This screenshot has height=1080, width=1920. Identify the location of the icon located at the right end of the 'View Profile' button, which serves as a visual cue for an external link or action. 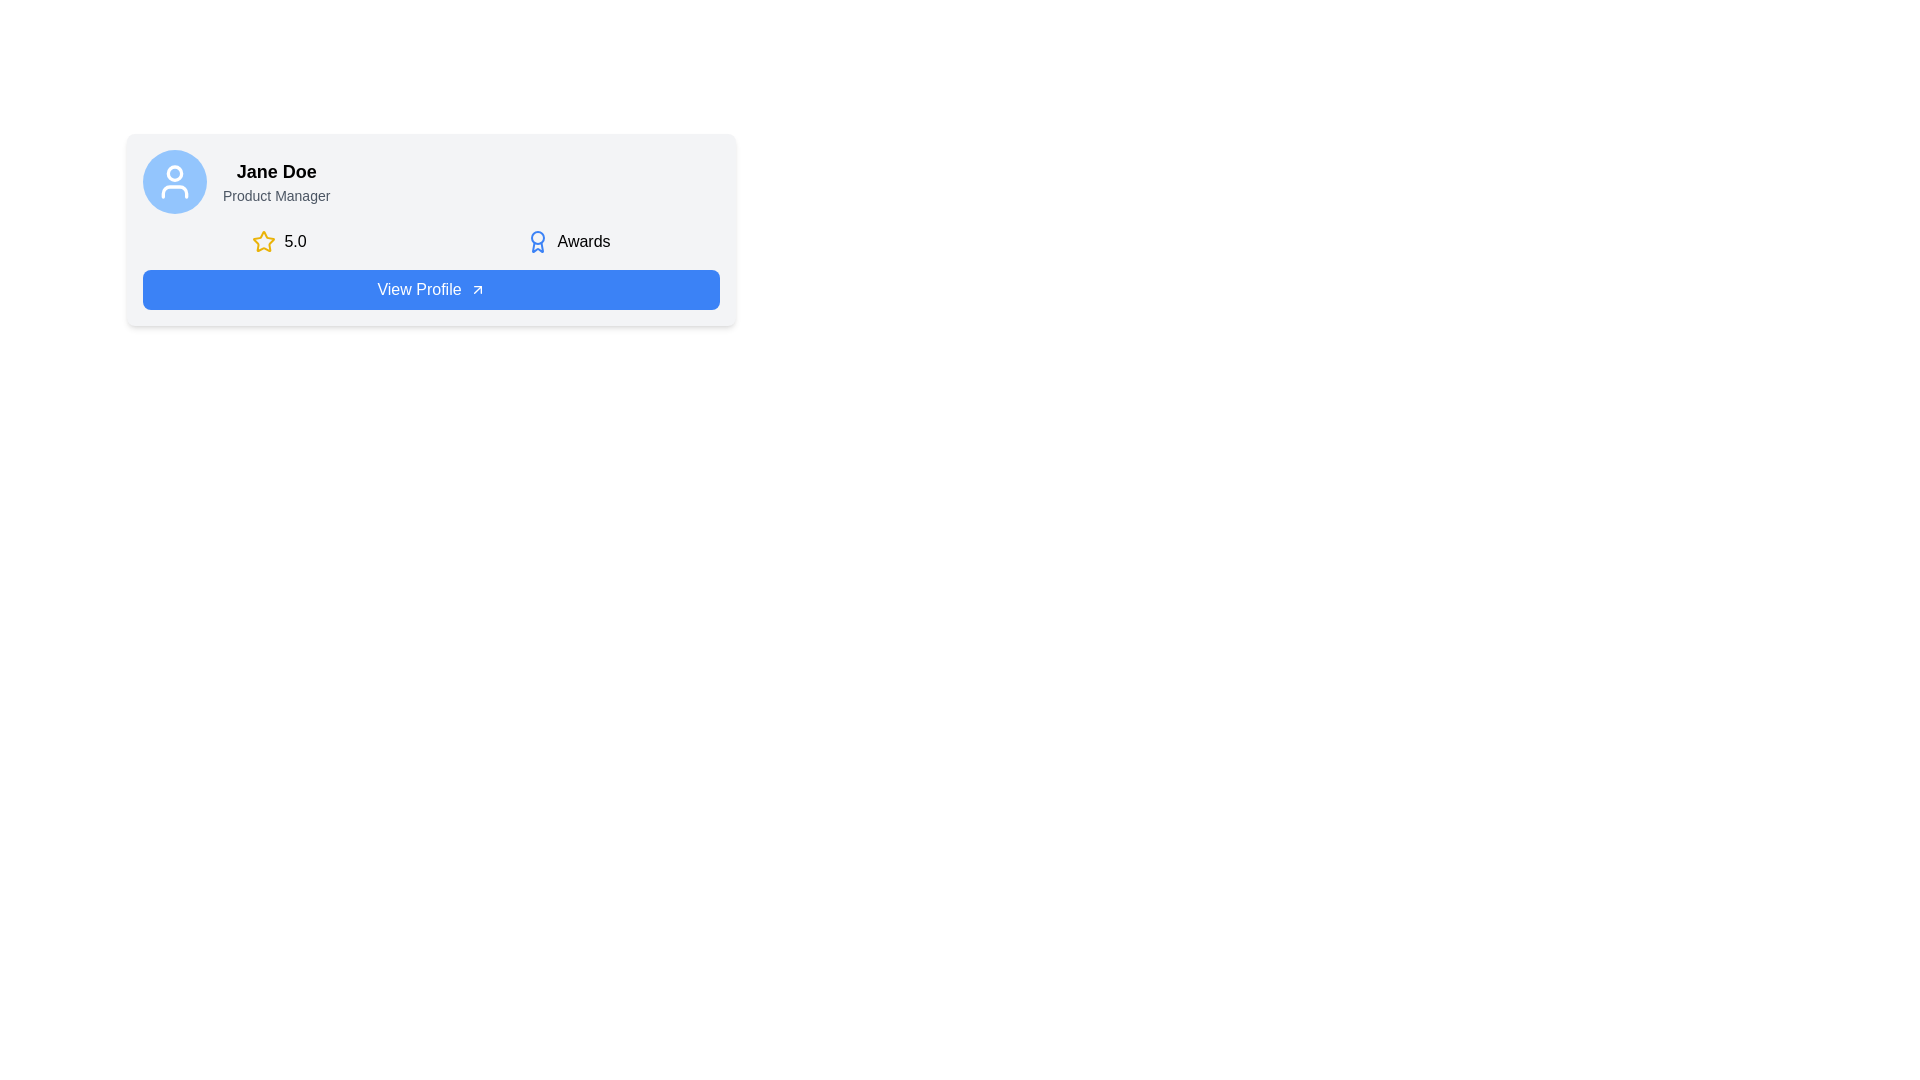
(476, 289).